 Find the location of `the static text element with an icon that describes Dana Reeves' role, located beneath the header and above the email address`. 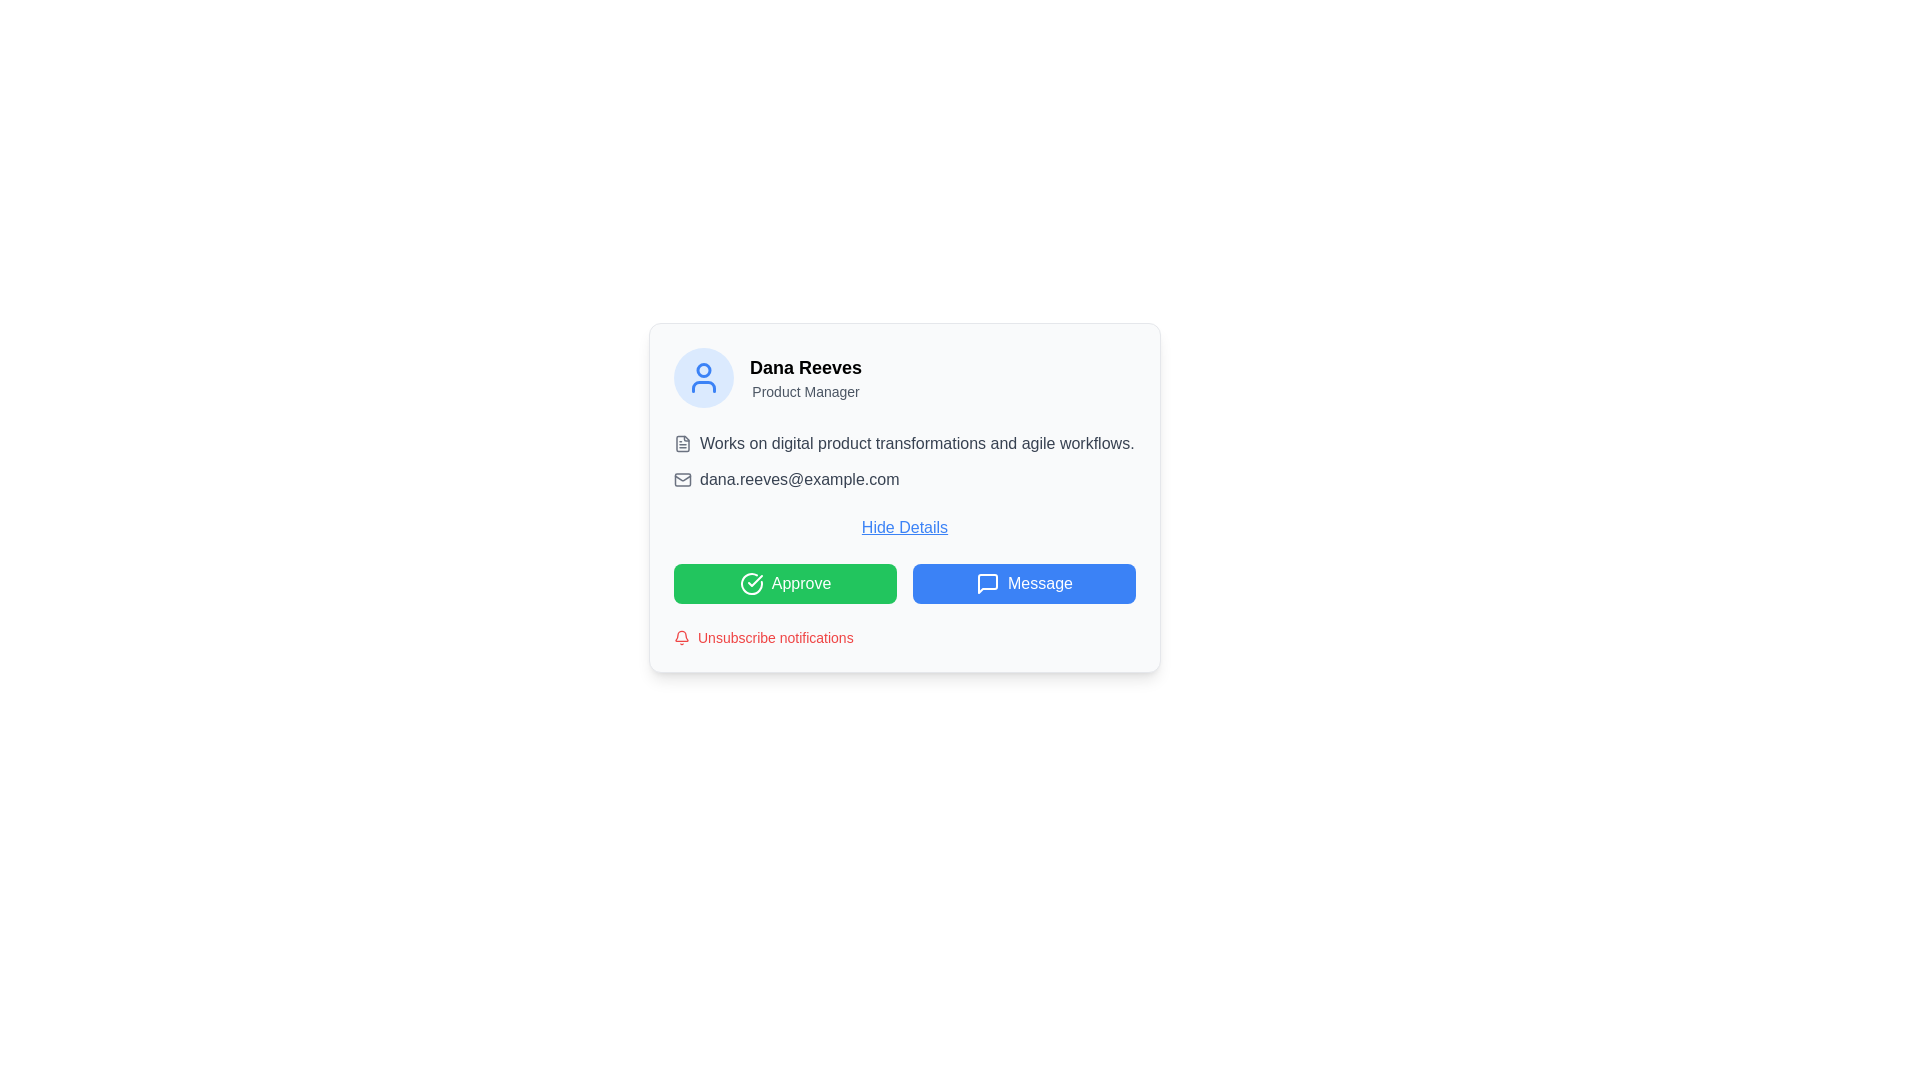

the static text element with an icon that describes Dana Reeves' role, located beneath the header and above the email address is located at coordinates (904, 442).